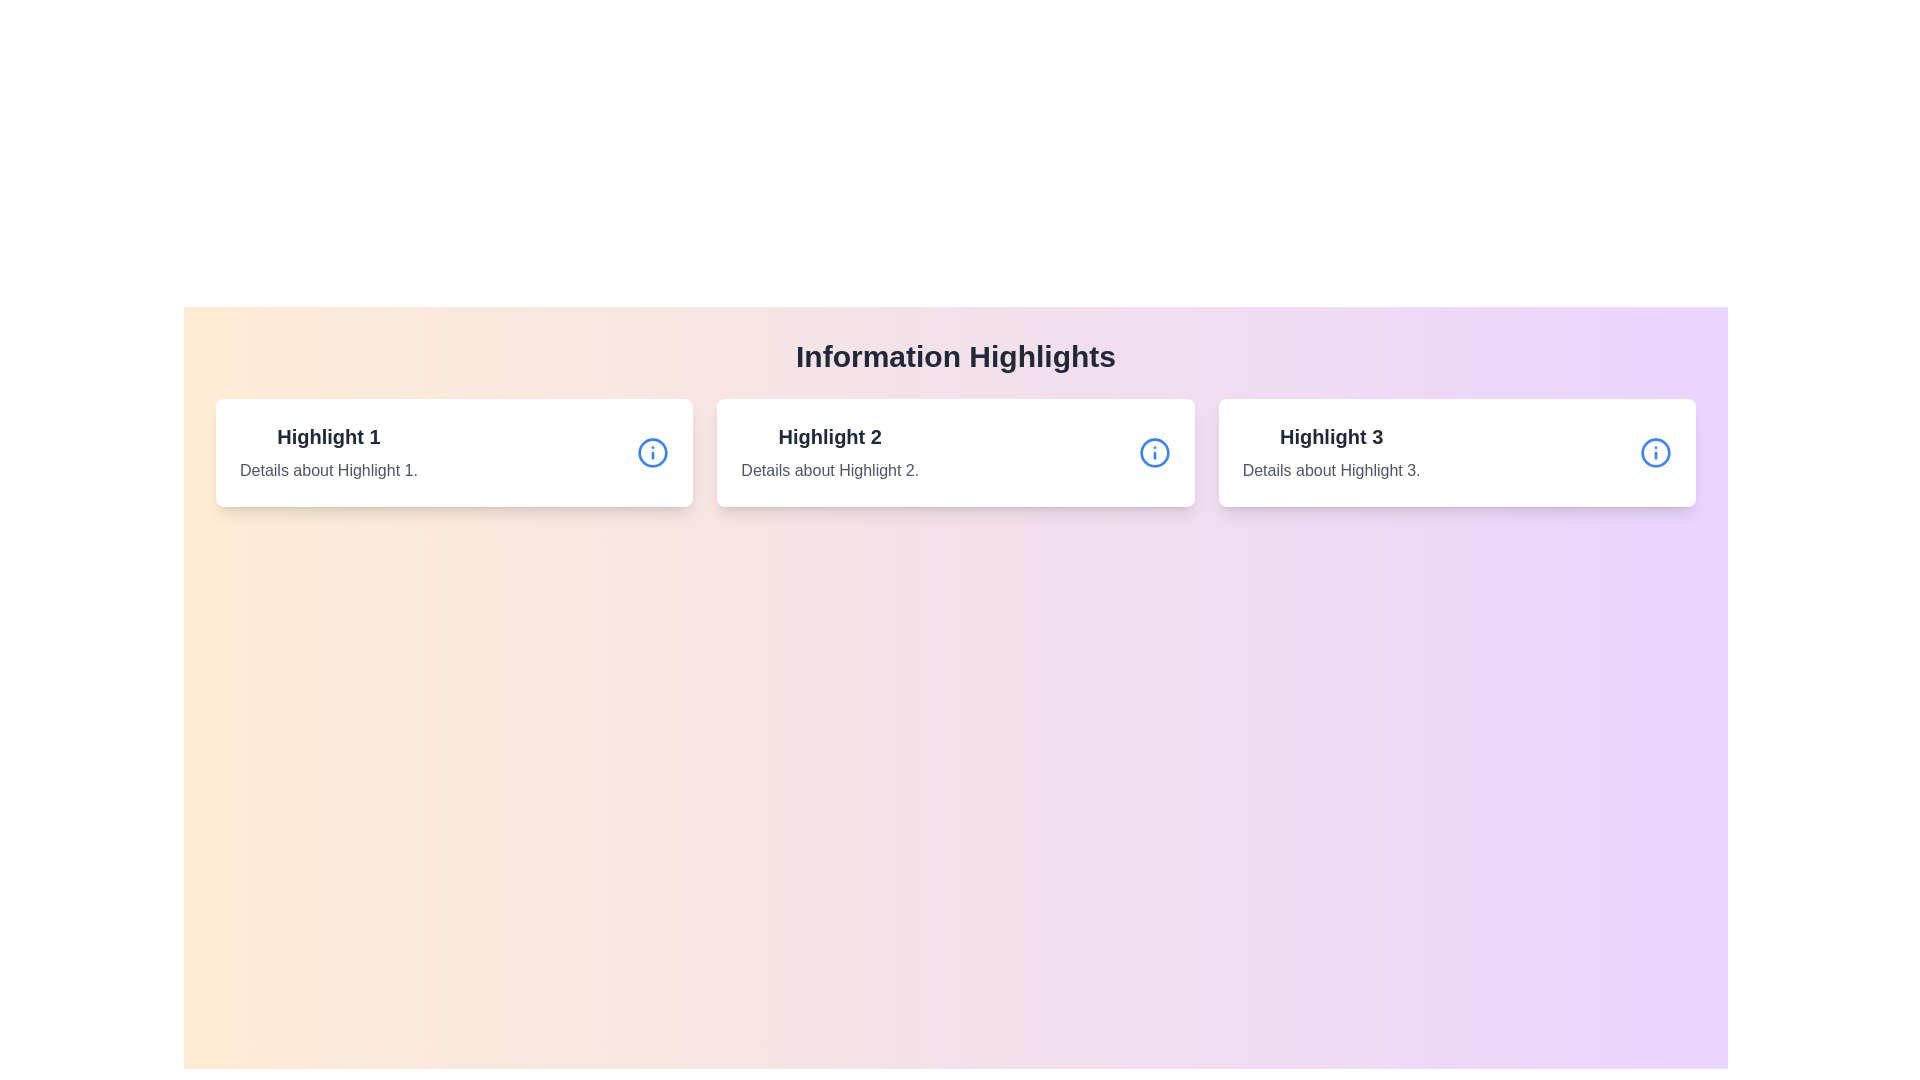  Describe the element at coordinates (1656, 452) in the screenshot. I see `the design of the circular graphic or icon located at the far-right side of the 'Highlight 3' card` at that location.